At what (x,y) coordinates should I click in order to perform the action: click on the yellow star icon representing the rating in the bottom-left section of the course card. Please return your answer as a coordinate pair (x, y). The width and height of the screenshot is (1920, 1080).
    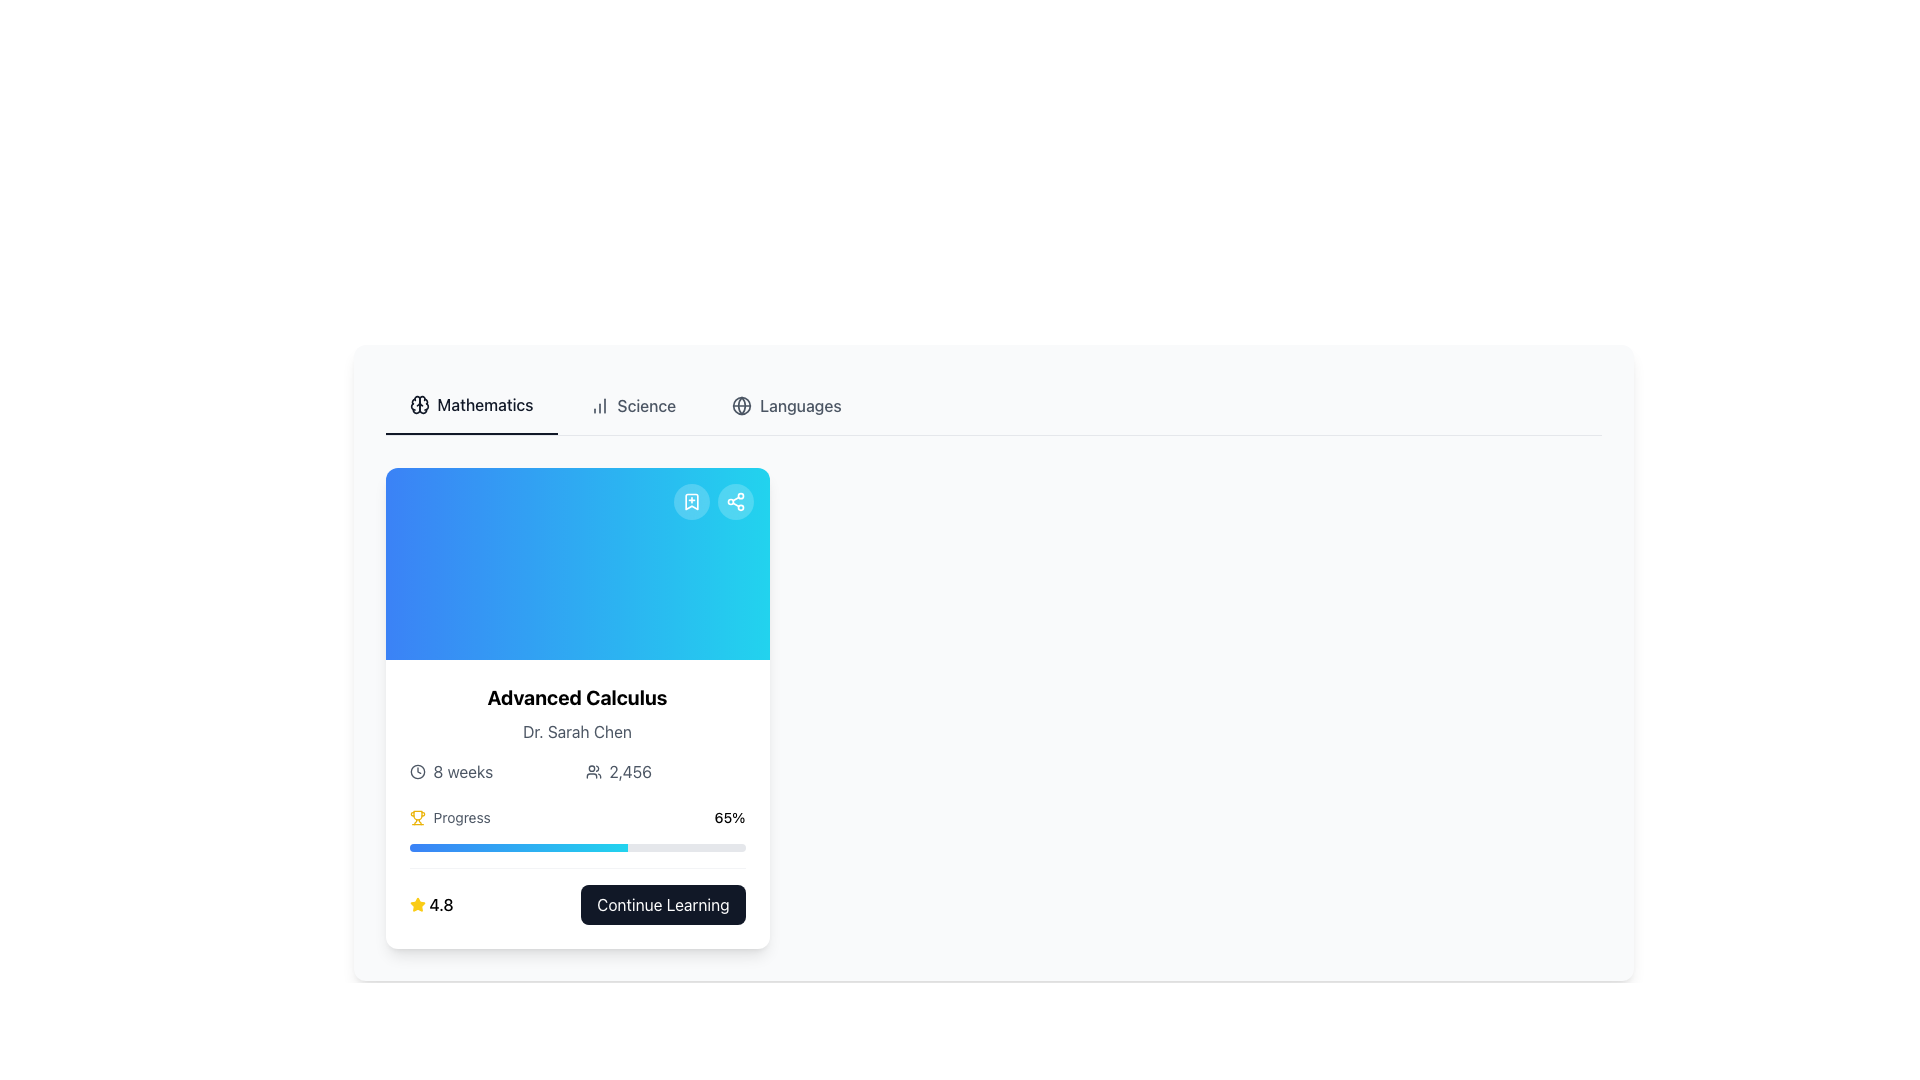
    Looking at the image, I should click on (416, 904).